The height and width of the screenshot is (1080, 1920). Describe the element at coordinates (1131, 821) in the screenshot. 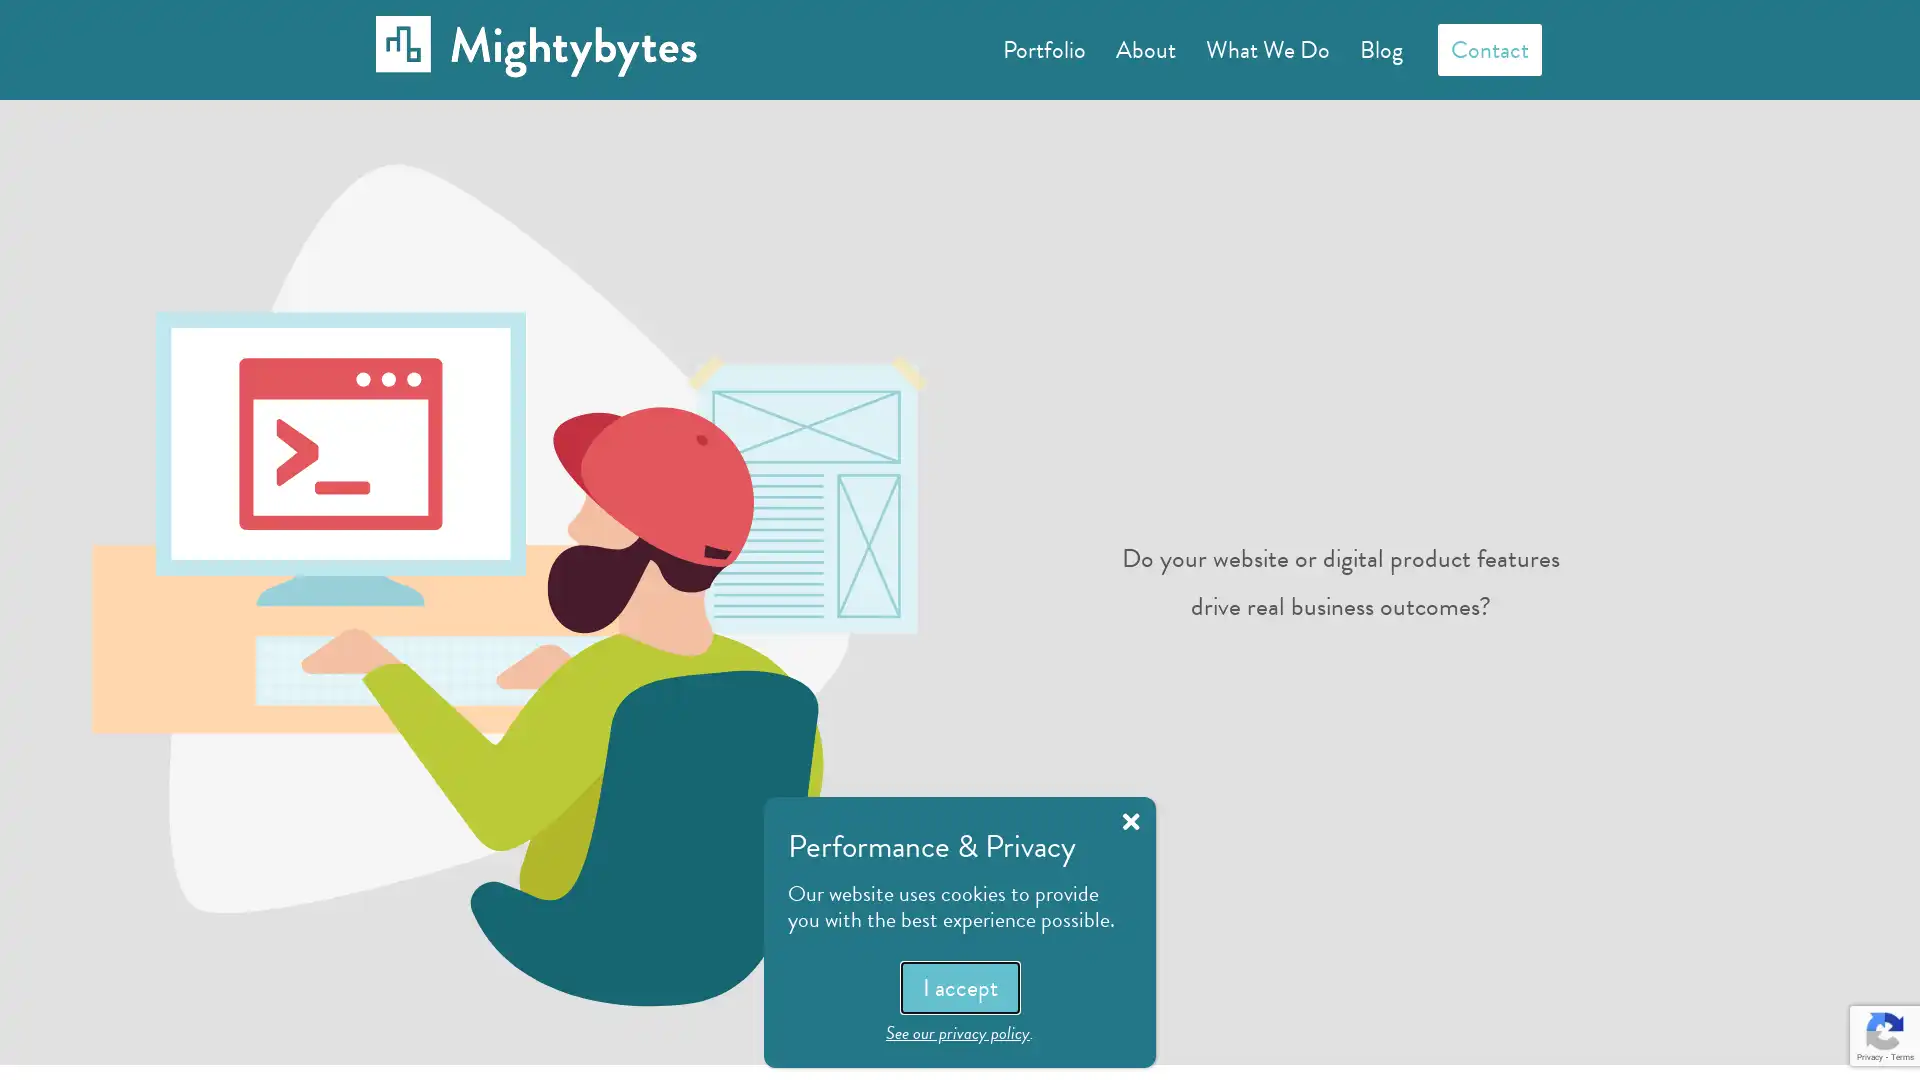

I see `Close` at that location.